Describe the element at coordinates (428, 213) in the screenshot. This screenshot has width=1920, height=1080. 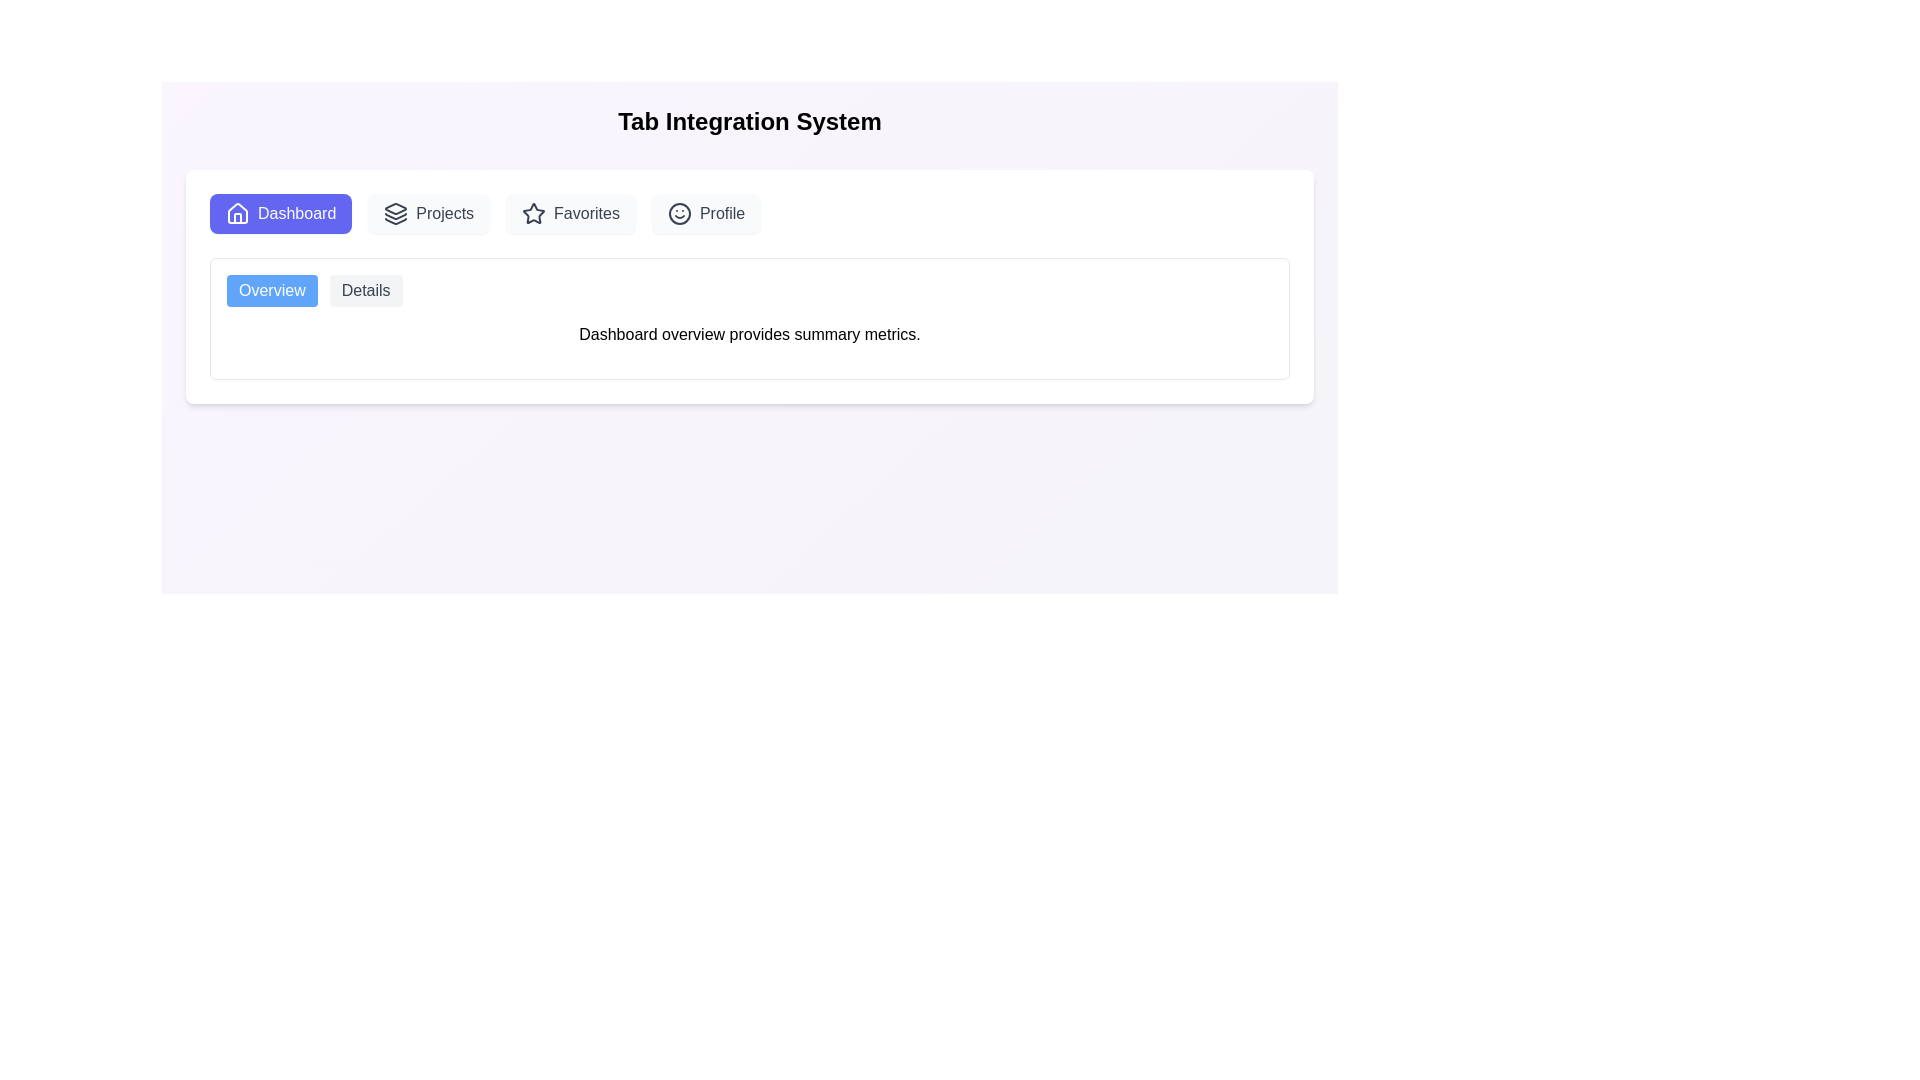
I see `the 'Projects' navigation tab, which is the second tab in the horizontal menu, positioned to the right of 'Dashboard' and to the left of 'Favorites'` at that location.